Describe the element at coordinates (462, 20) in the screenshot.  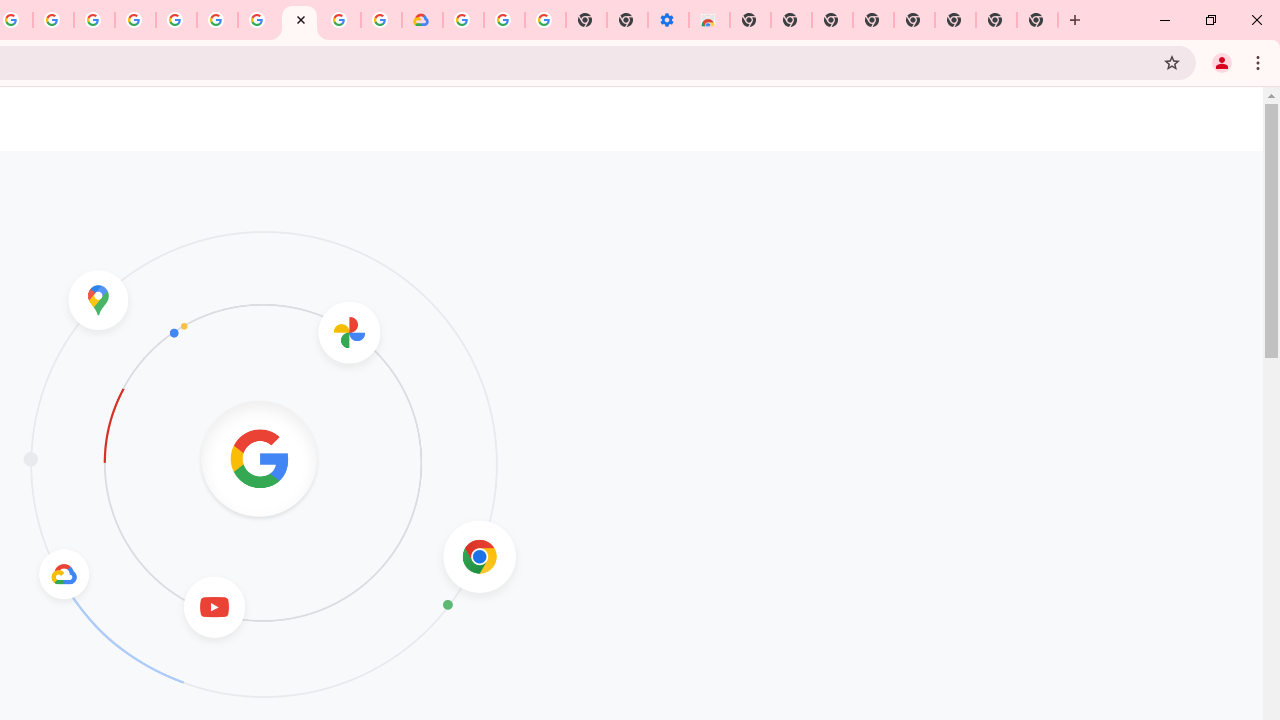
I see `'Sign in - Google Accounts'` at that location.